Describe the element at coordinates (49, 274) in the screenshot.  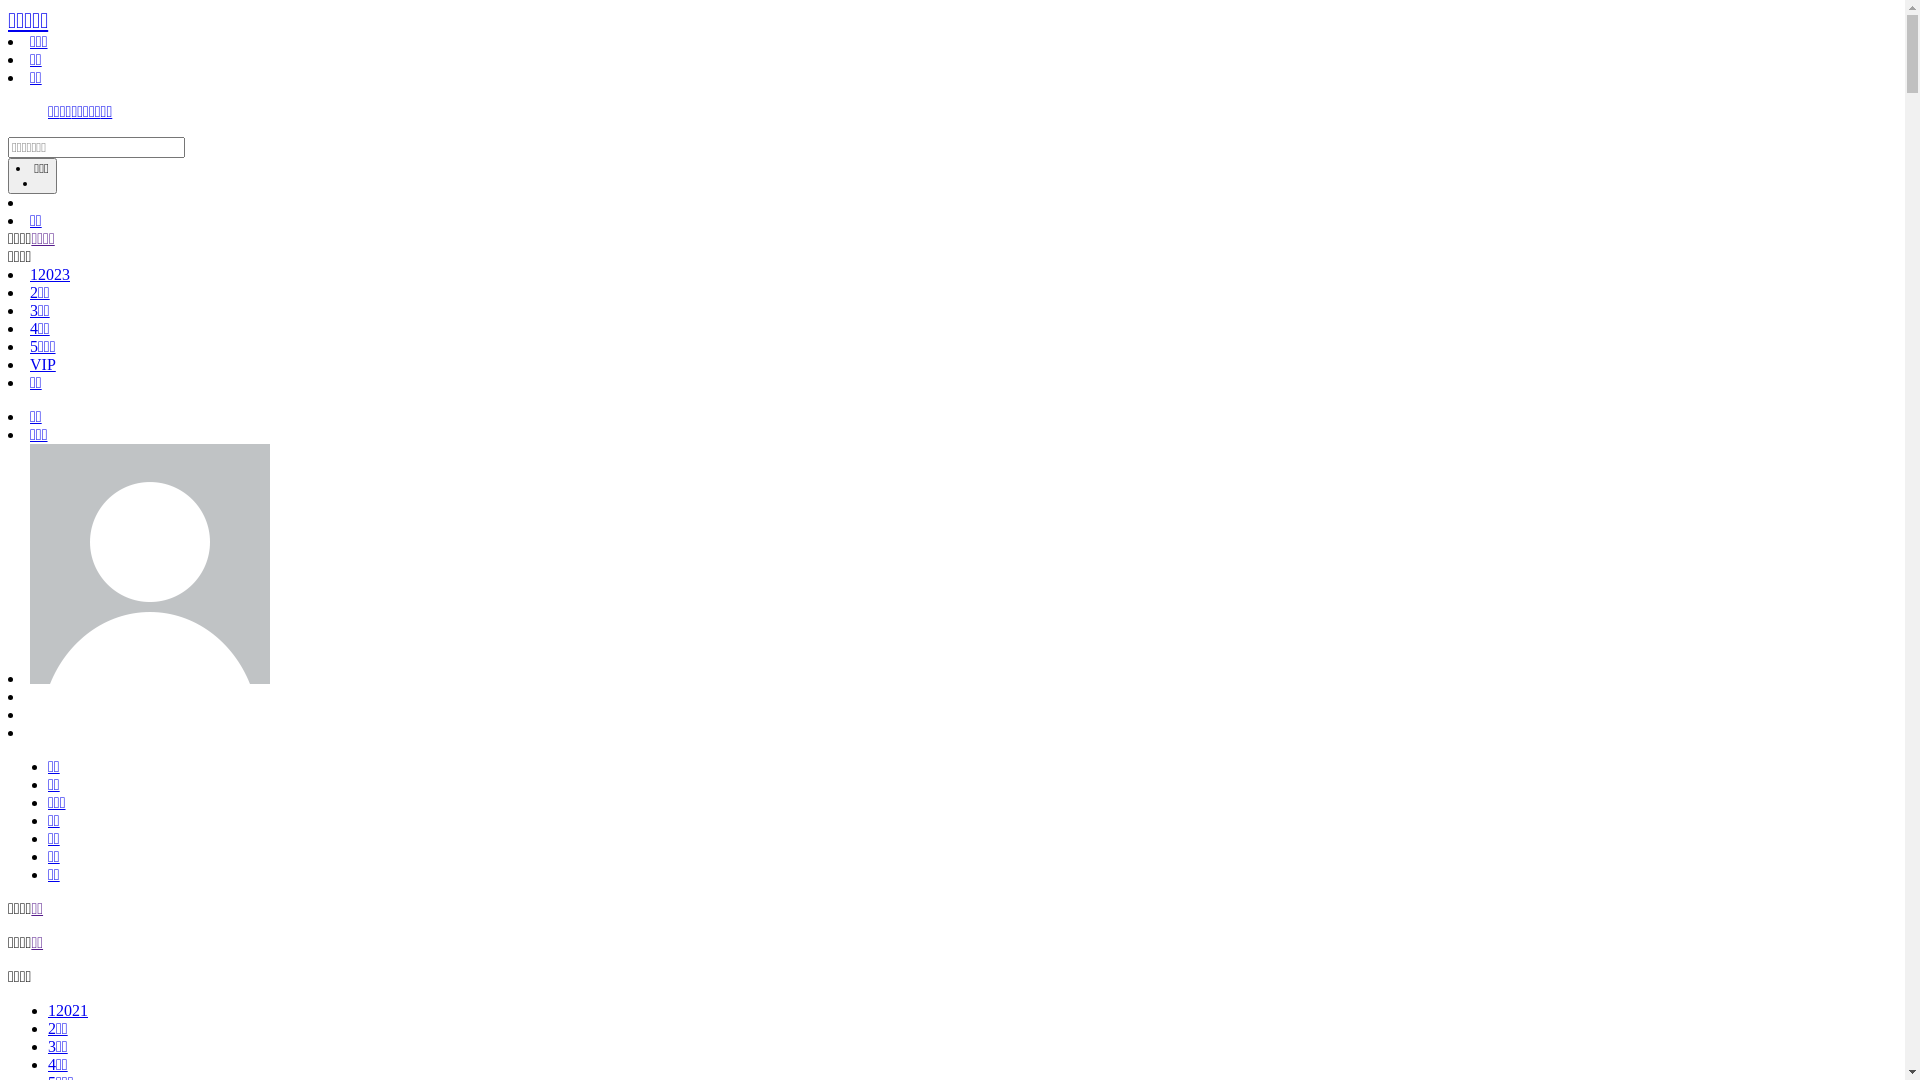
I see `'12023'` at that location.